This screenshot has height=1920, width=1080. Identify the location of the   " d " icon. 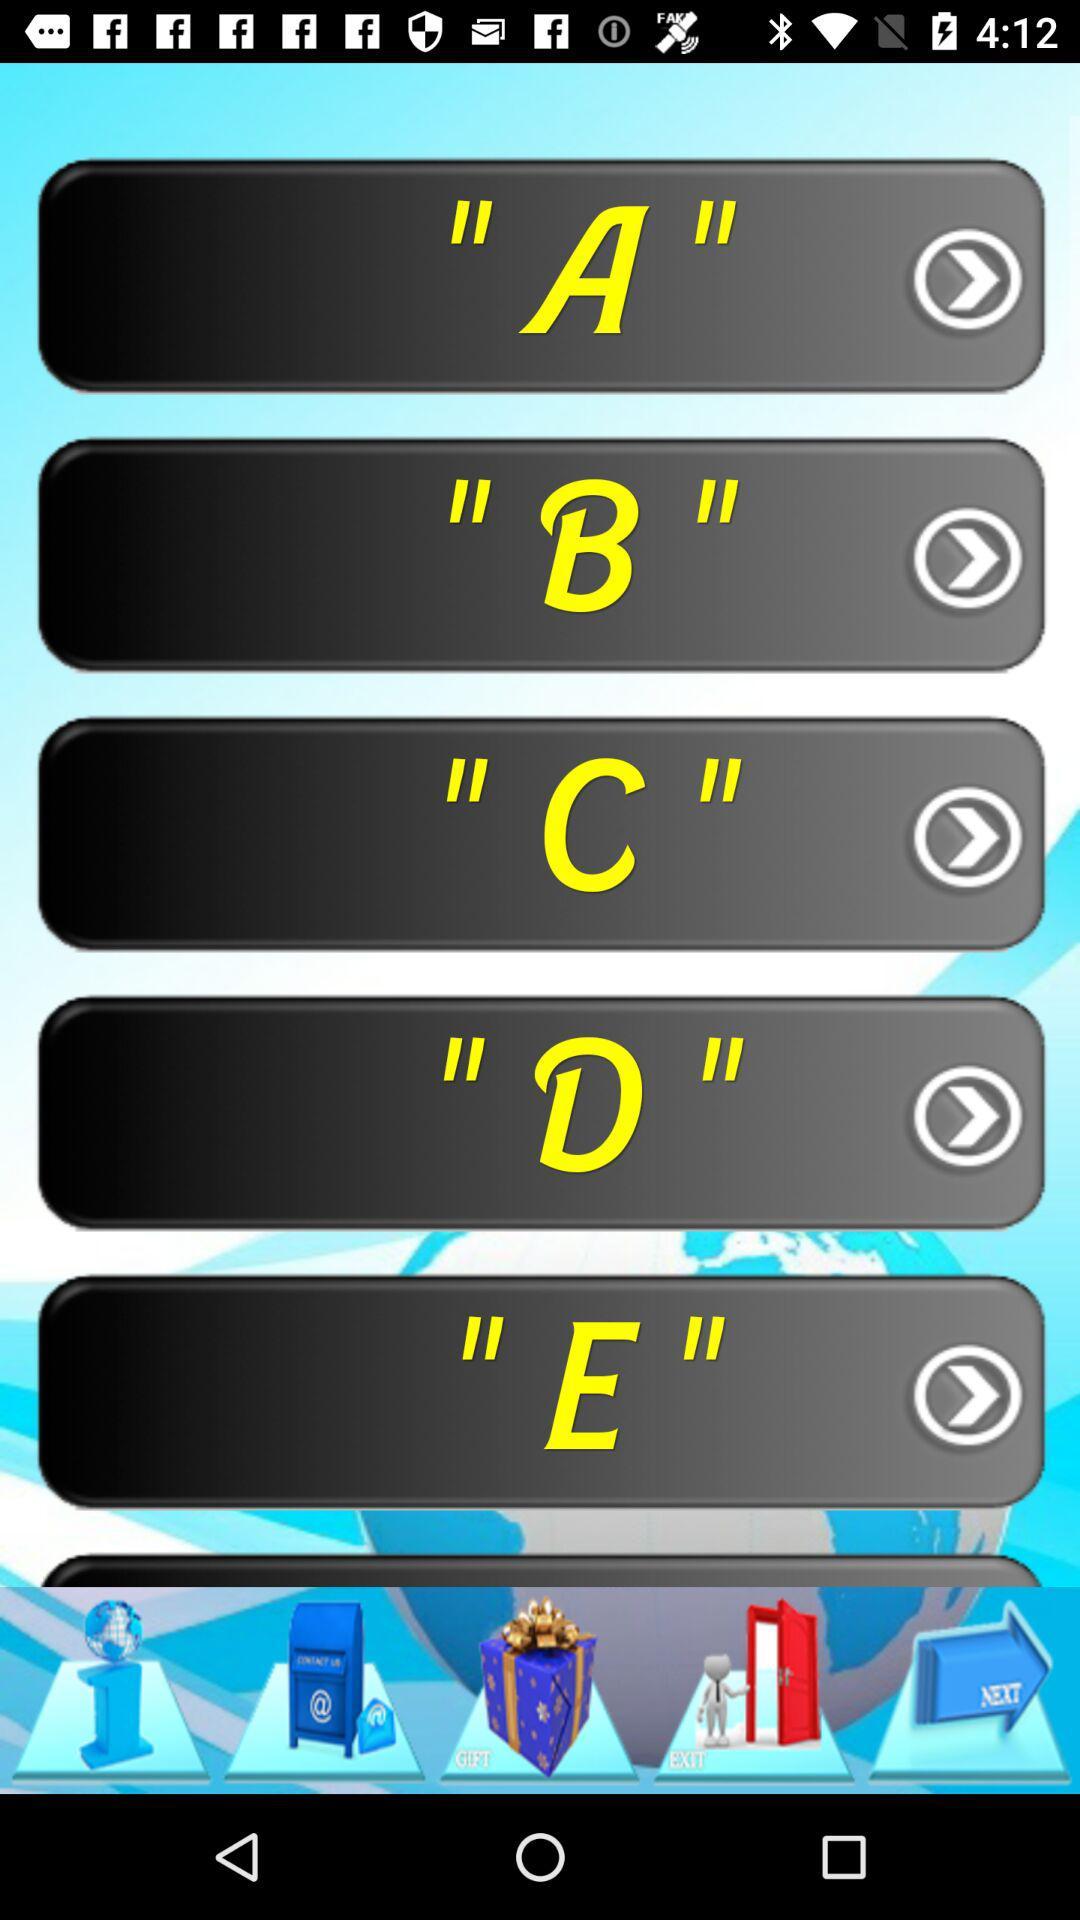
(540, 1110).